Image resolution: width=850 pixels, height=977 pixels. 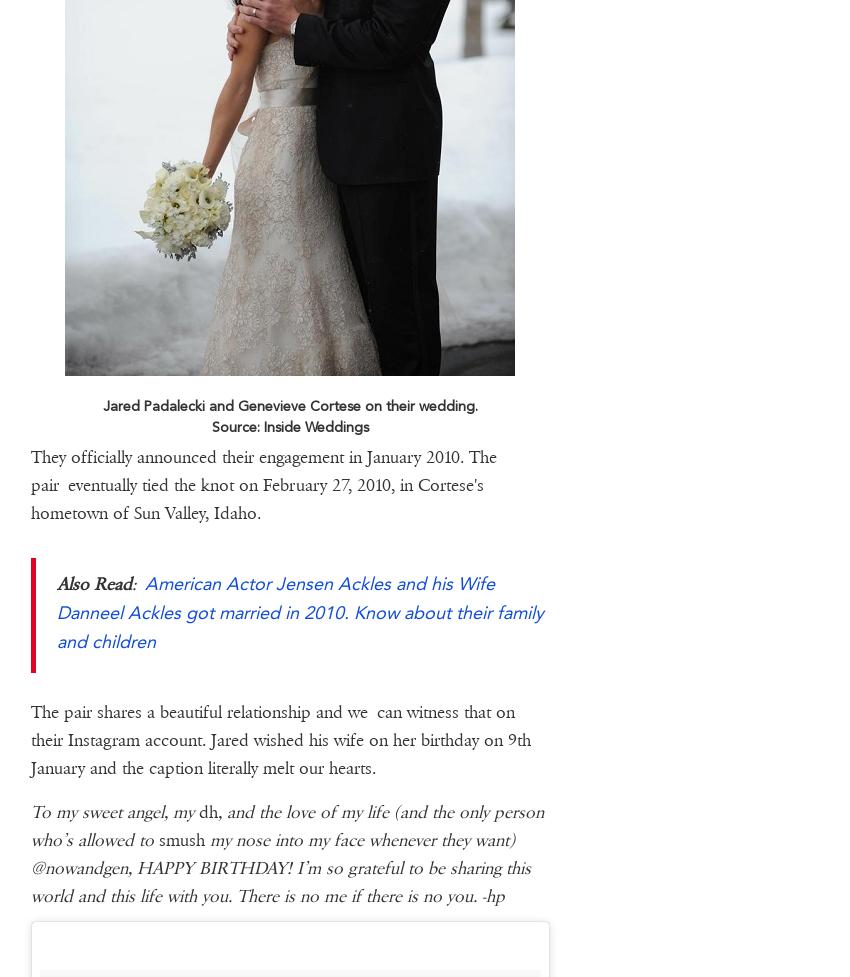 What do you see at coordinates (112, 811) in the screenshot?
I see `'To my sweet angel, my'` at bounding box center [112, 811].